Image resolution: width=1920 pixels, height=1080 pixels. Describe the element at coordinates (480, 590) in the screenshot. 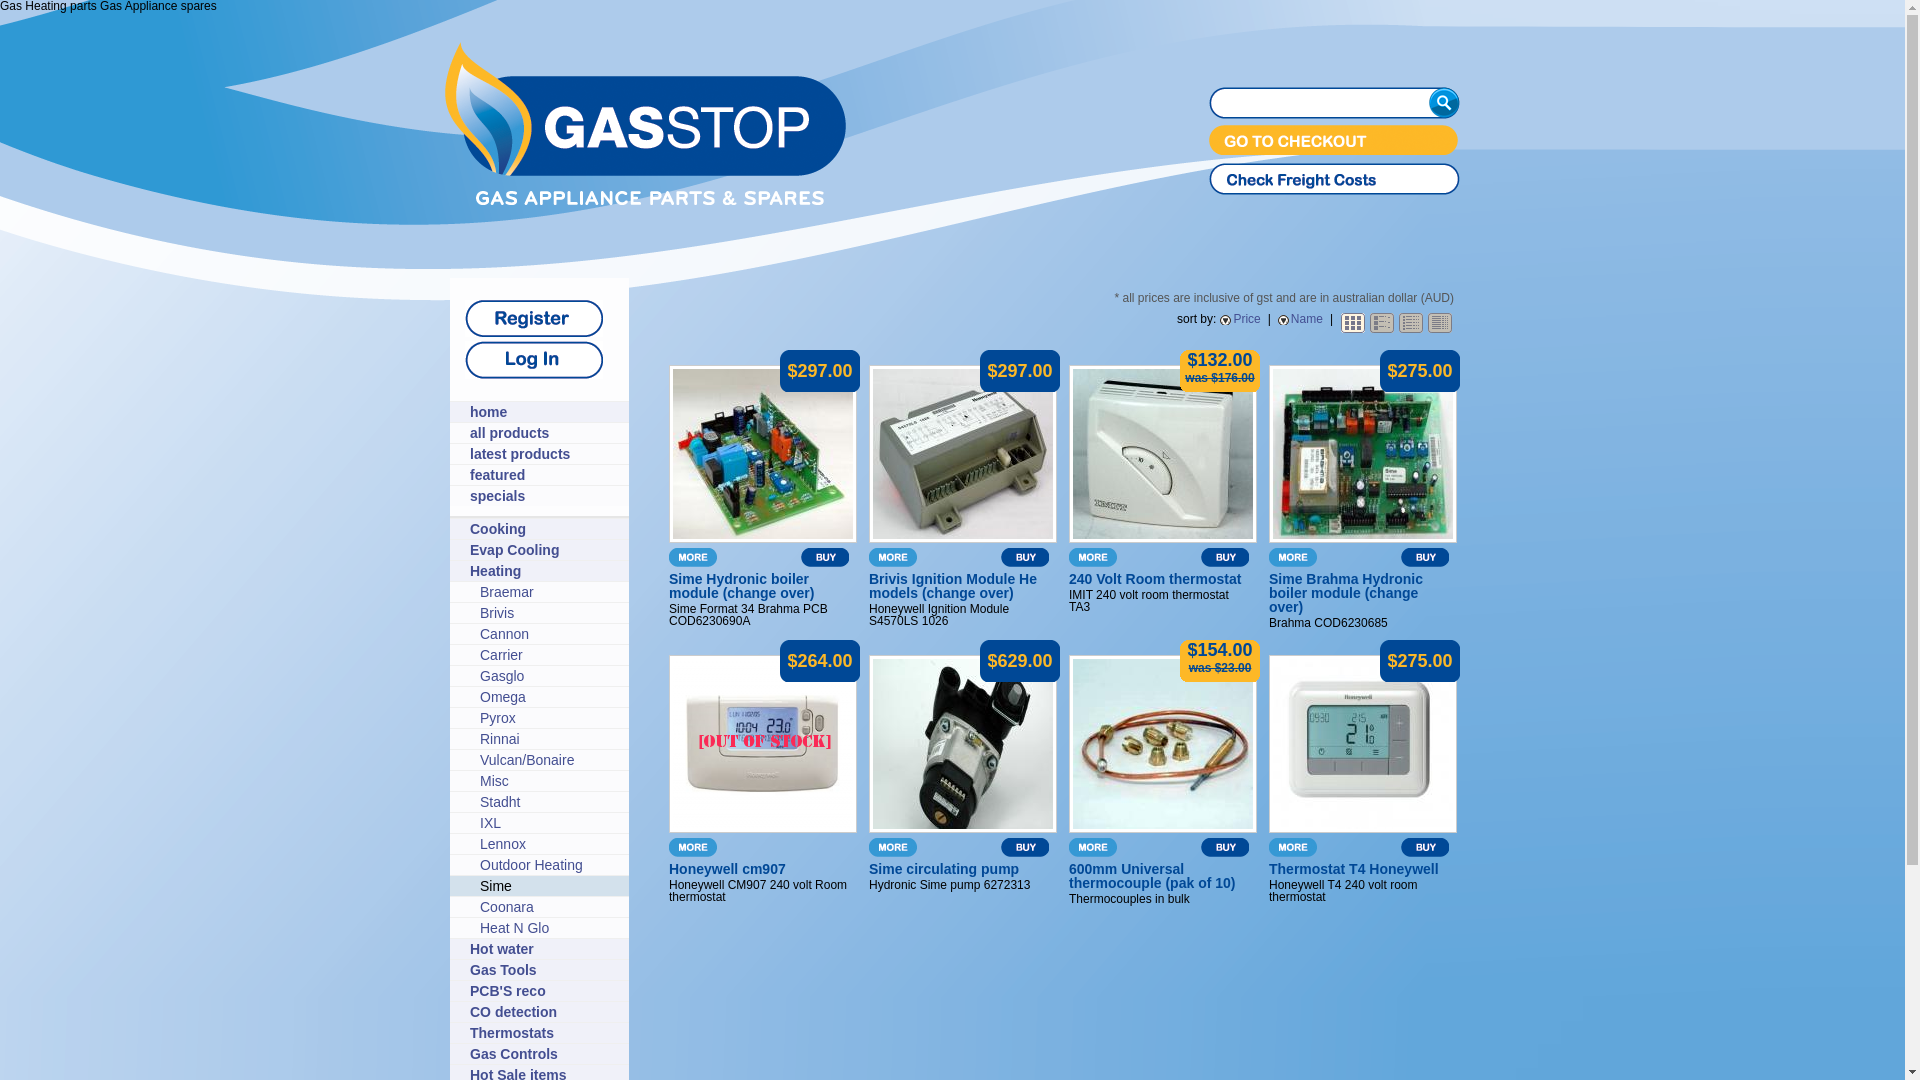

I see `'Braemar'` at that location.